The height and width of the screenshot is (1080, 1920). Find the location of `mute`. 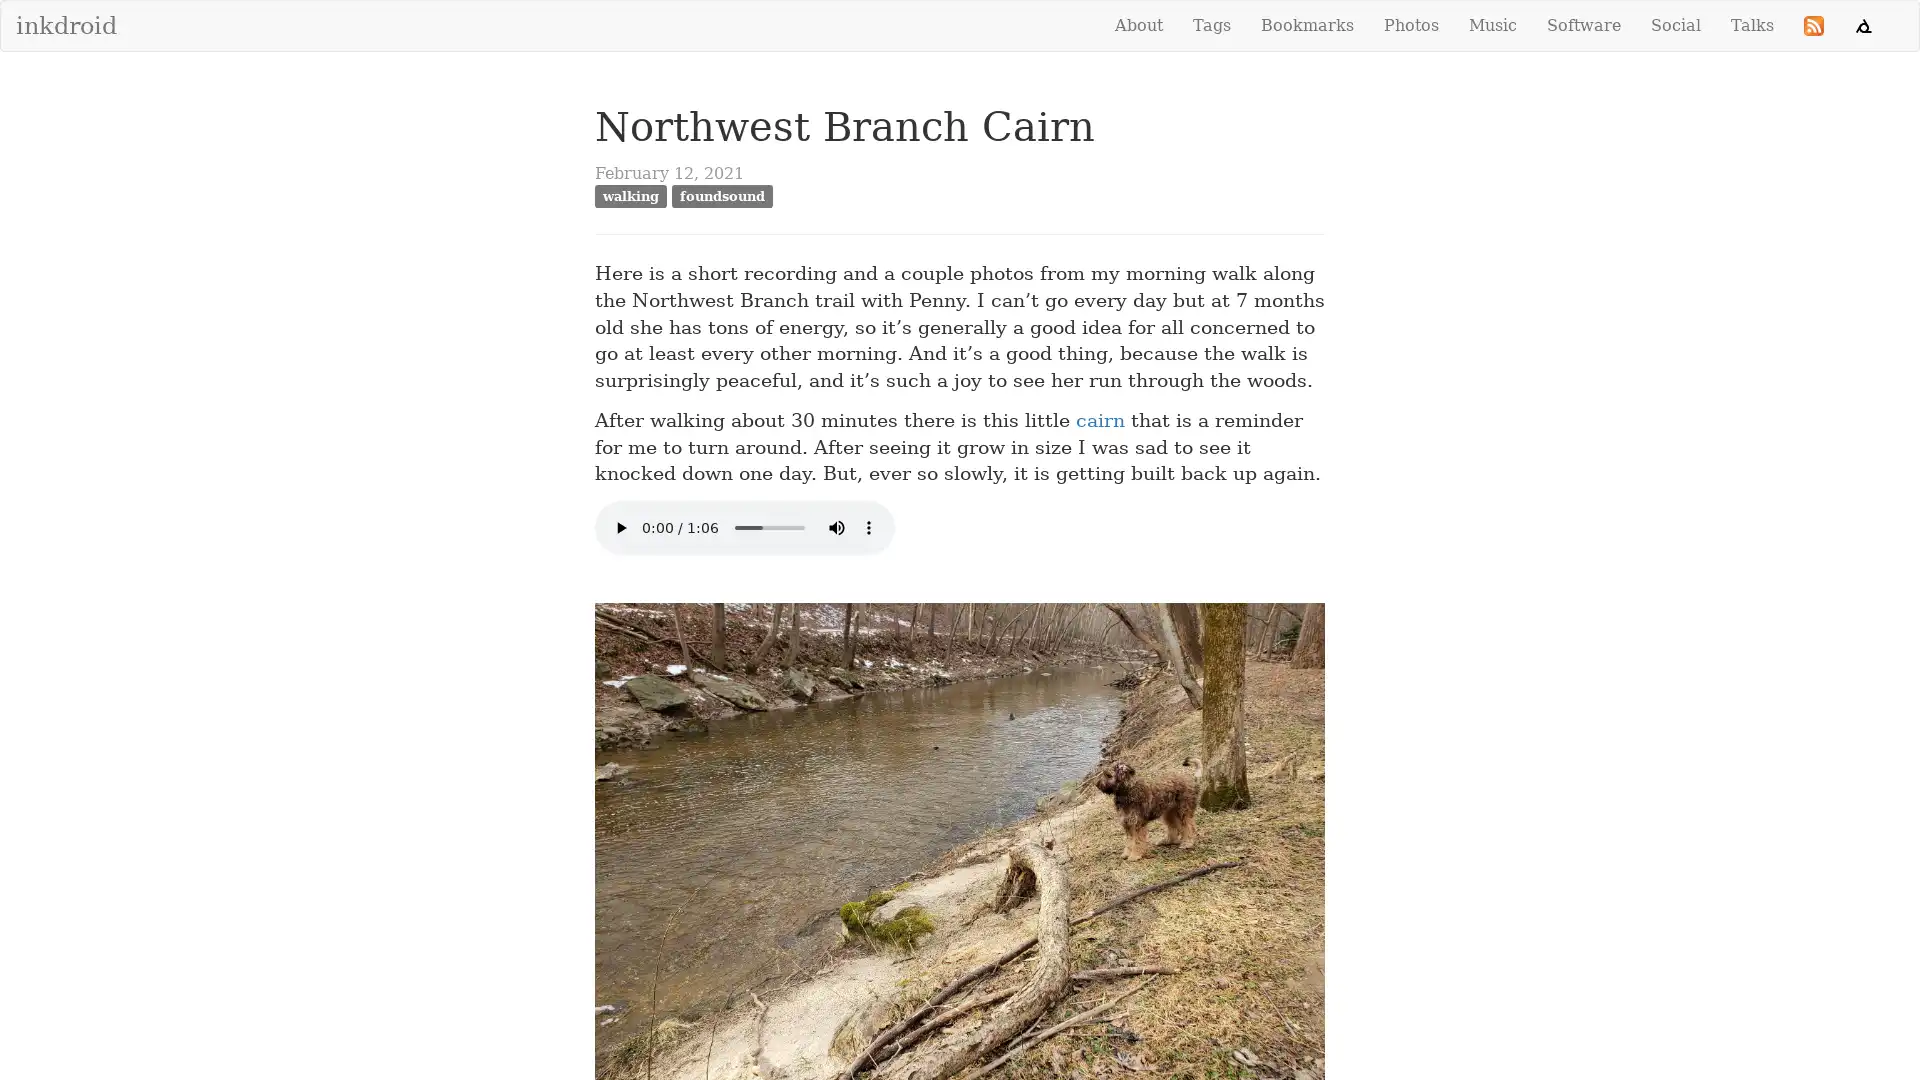

mute is located at coordinates (836, 527).